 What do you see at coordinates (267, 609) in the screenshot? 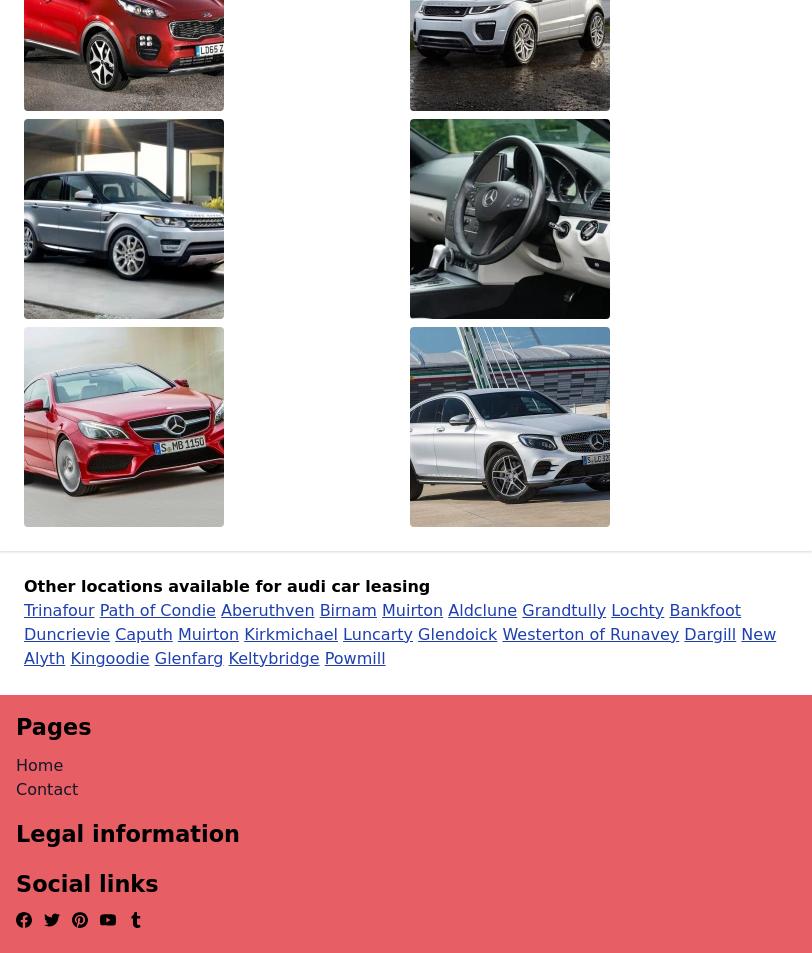
I see `'Aberuthven'` at bounding box center [267, 609].